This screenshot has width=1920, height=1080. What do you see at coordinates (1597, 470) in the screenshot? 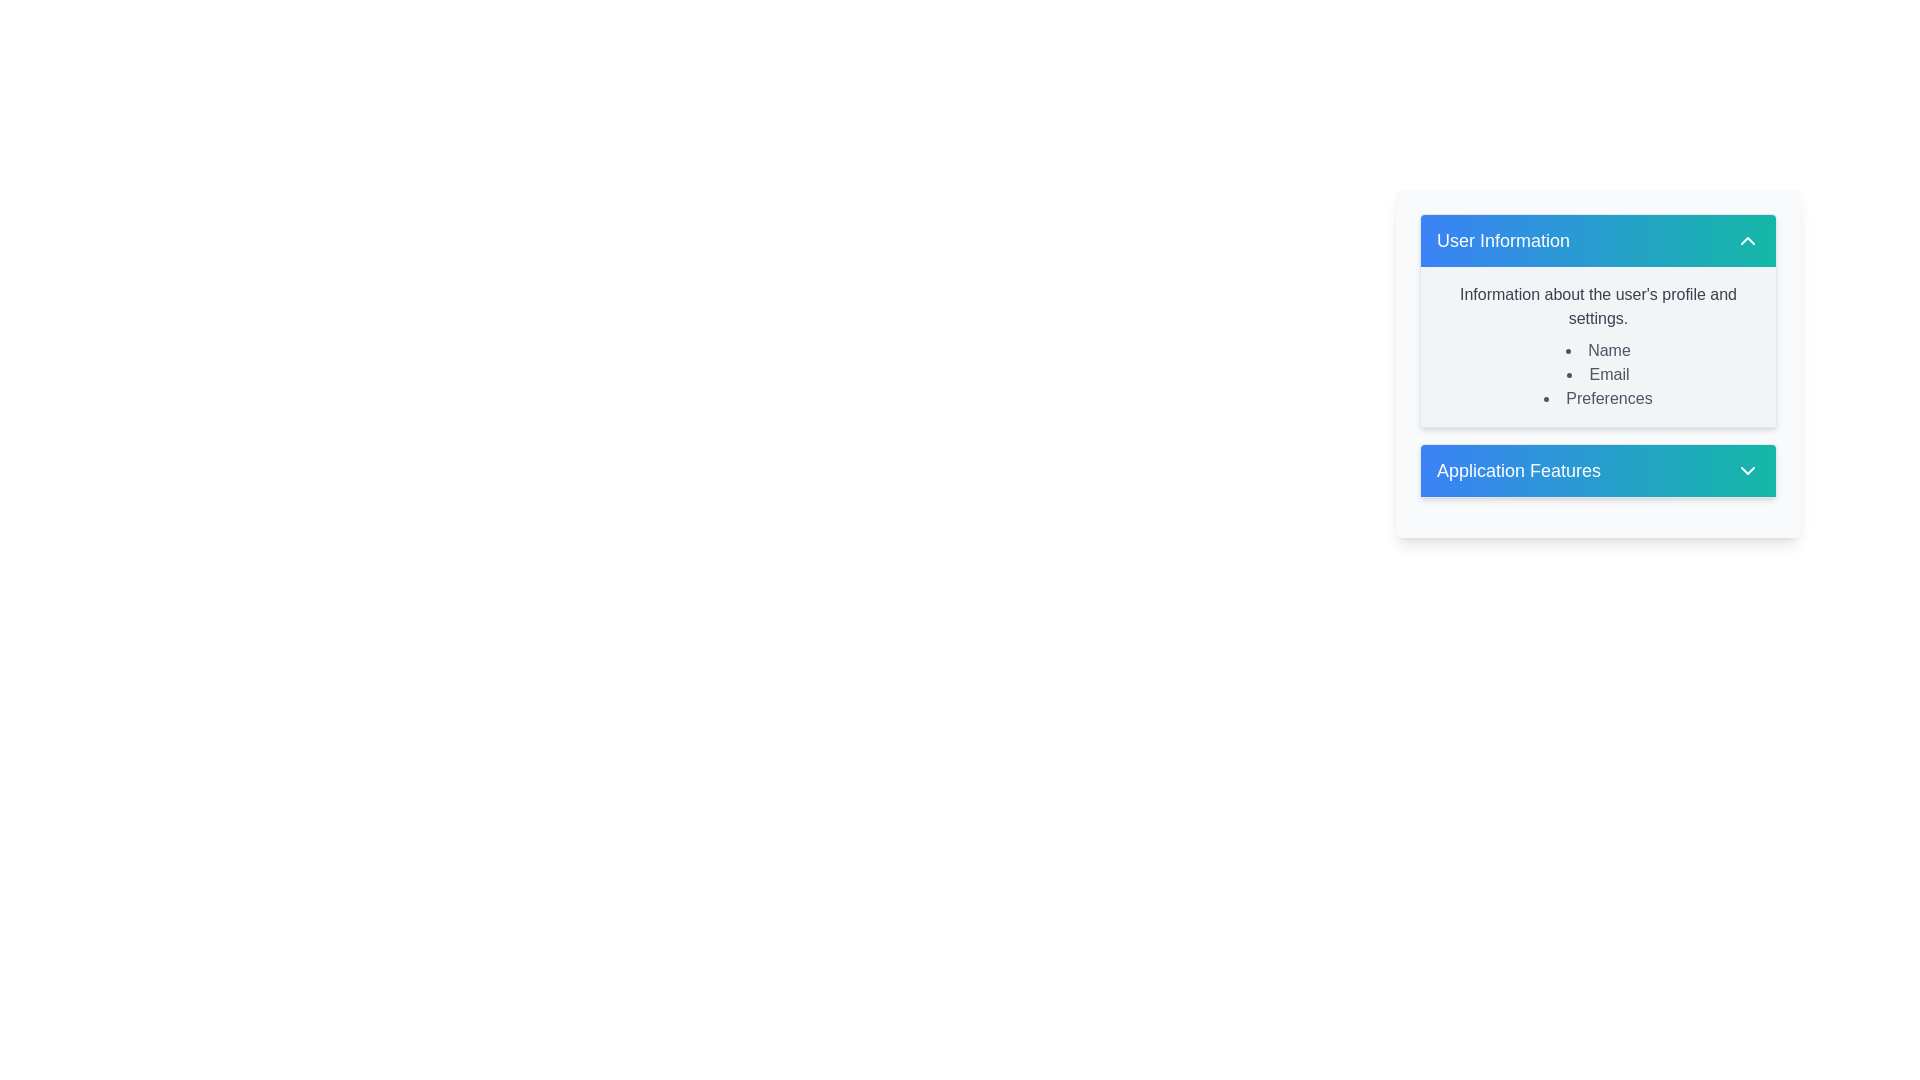
I see `the Collapsible Section Header button labeled 'Application Features'` at bounding box center [1597, 470].